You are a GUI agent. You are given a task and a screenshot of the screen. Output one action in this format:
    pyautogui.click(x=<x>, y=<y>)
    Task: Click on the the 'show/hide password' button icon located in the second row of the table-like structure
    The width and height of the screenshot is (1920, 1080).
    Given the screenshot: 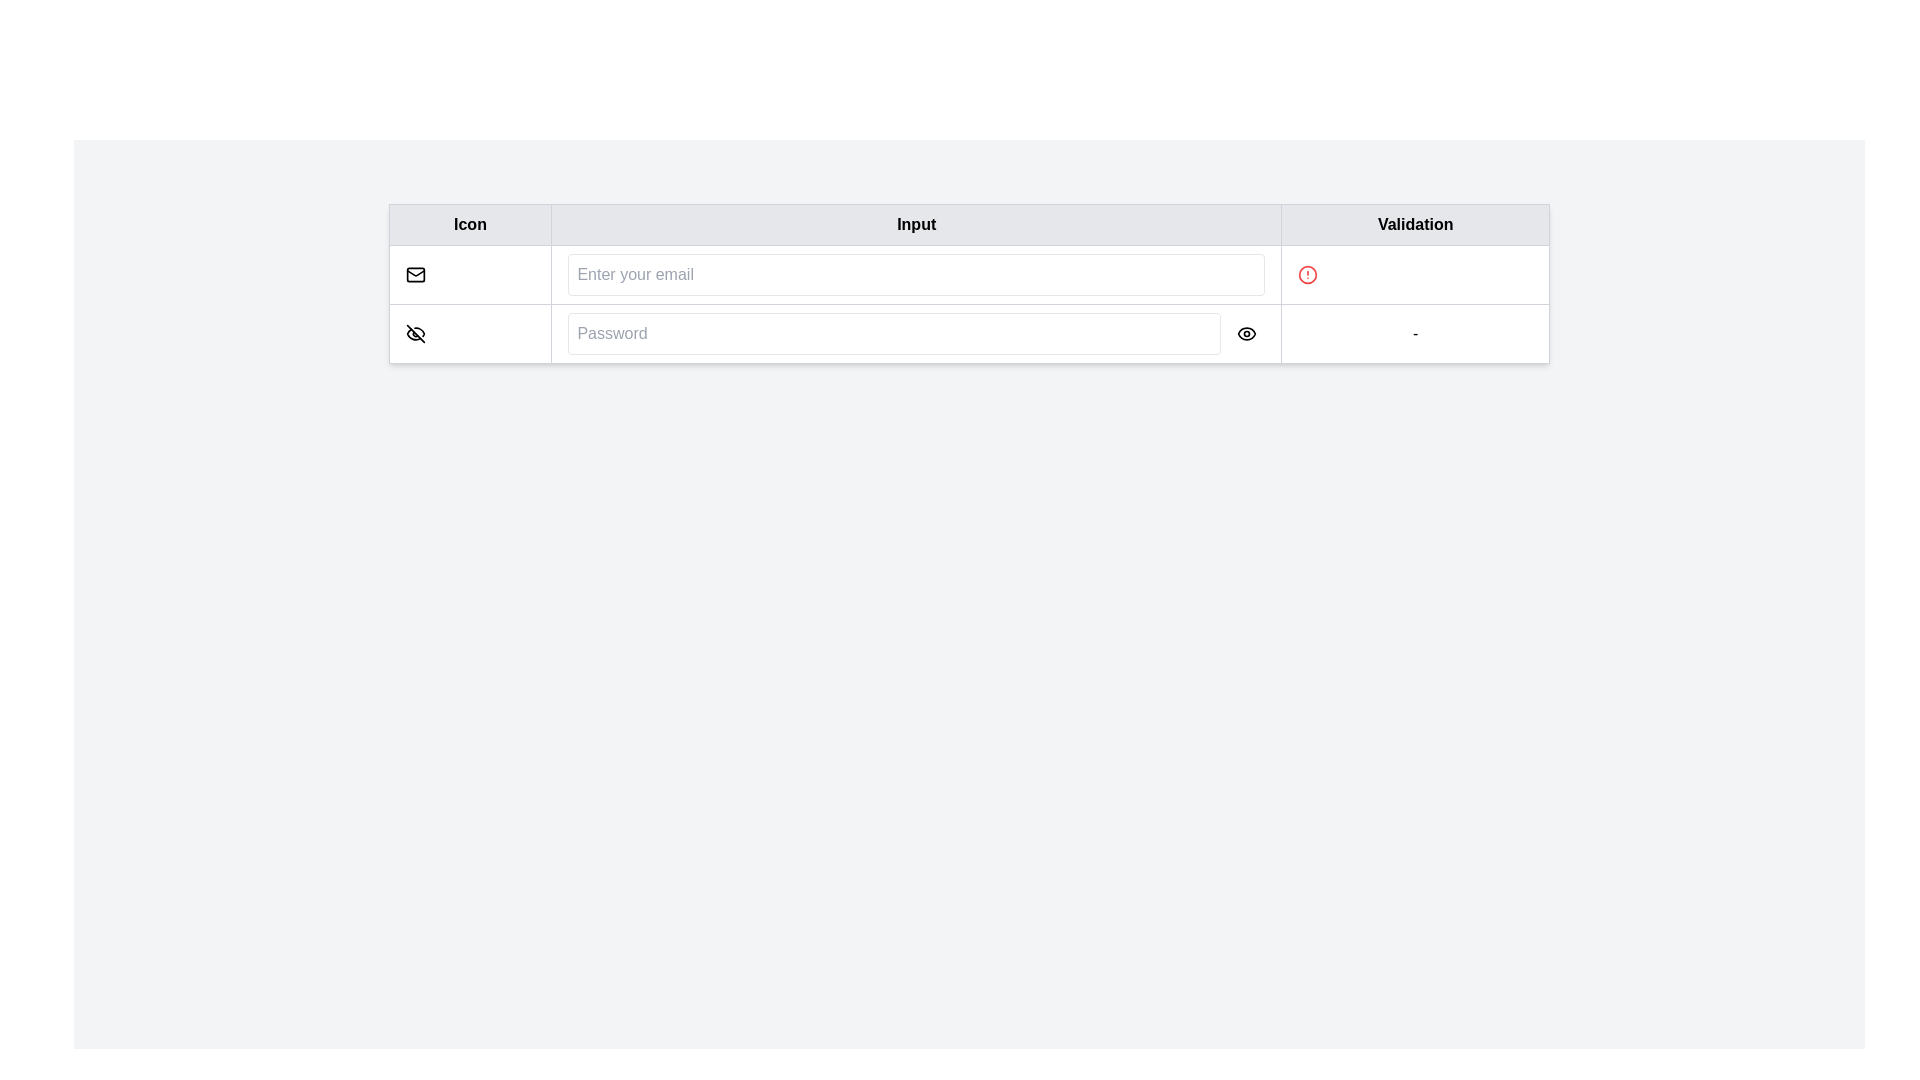 What is the action you would take?
    pyautogui.click(x=1246, y=333)
    